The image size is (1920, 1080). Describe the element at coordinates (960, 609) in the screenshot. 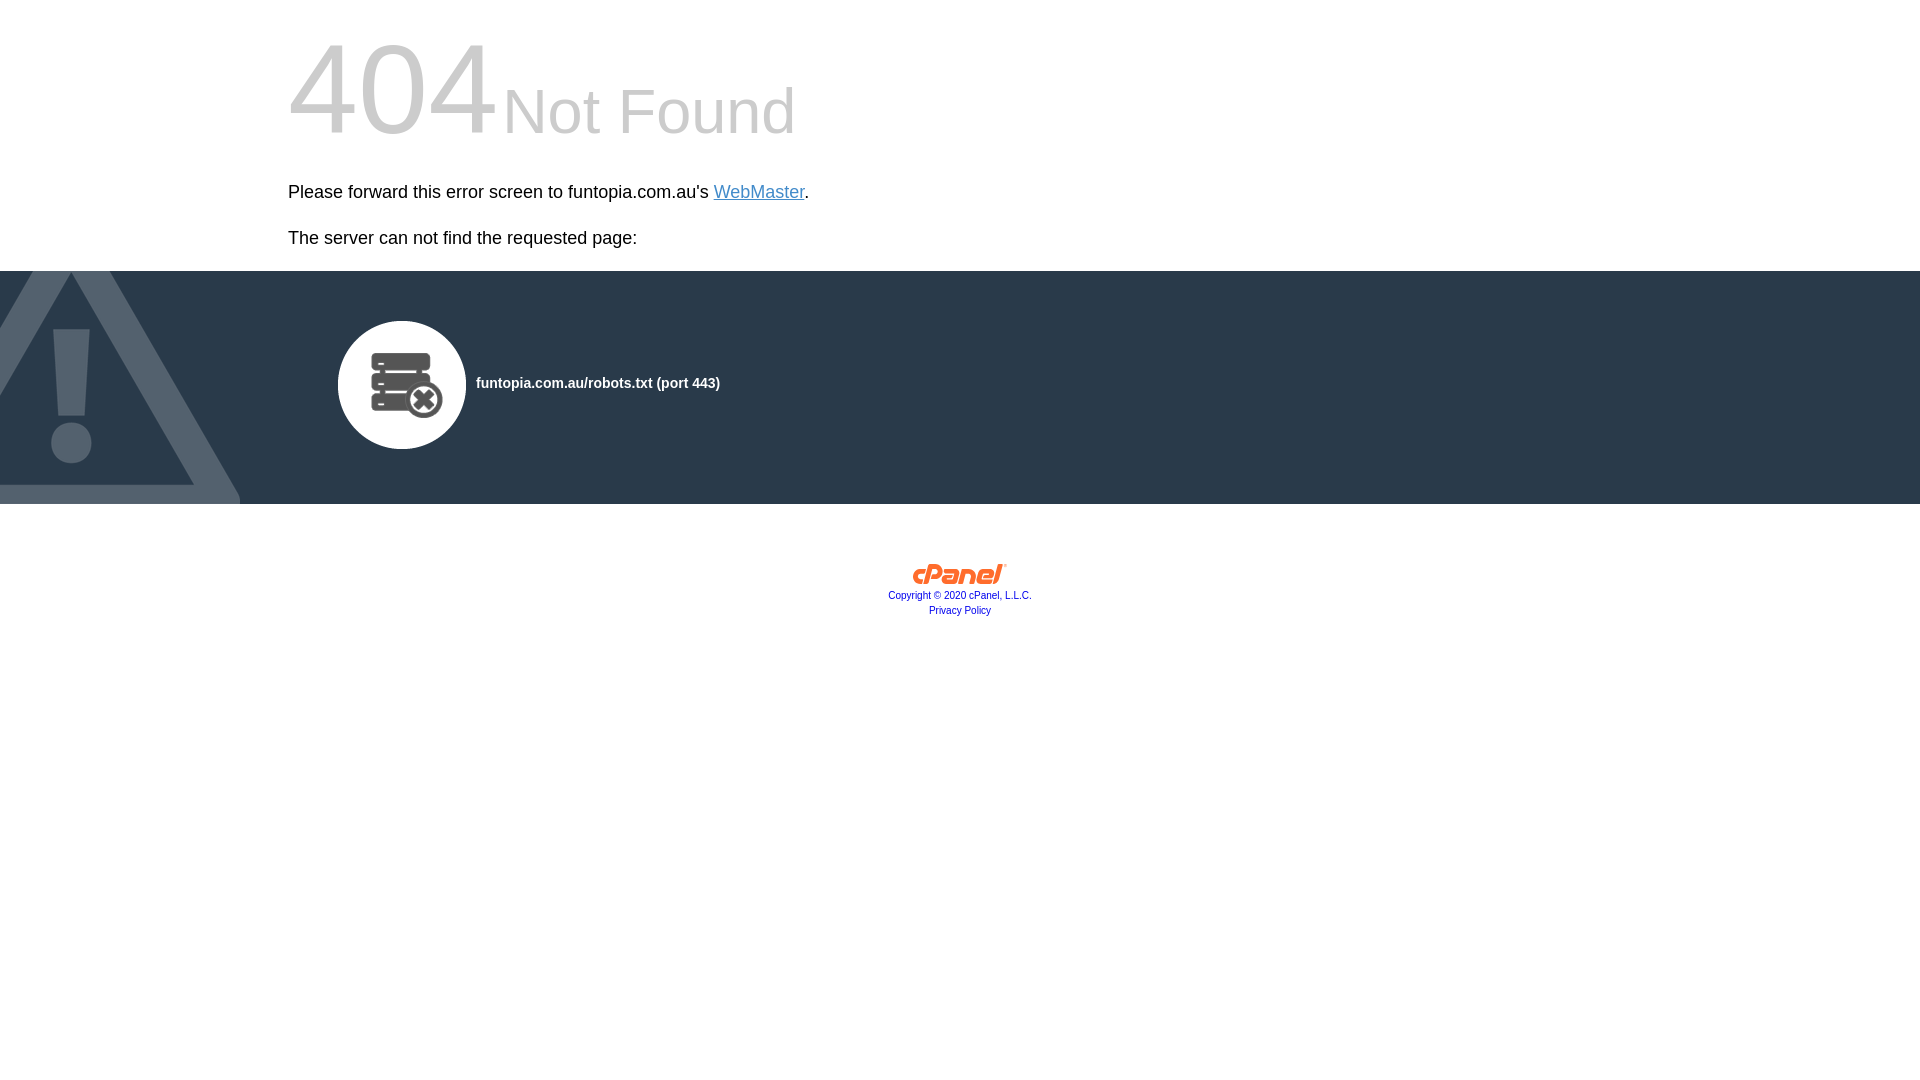

I see `'Privacy Policy'` at that location.